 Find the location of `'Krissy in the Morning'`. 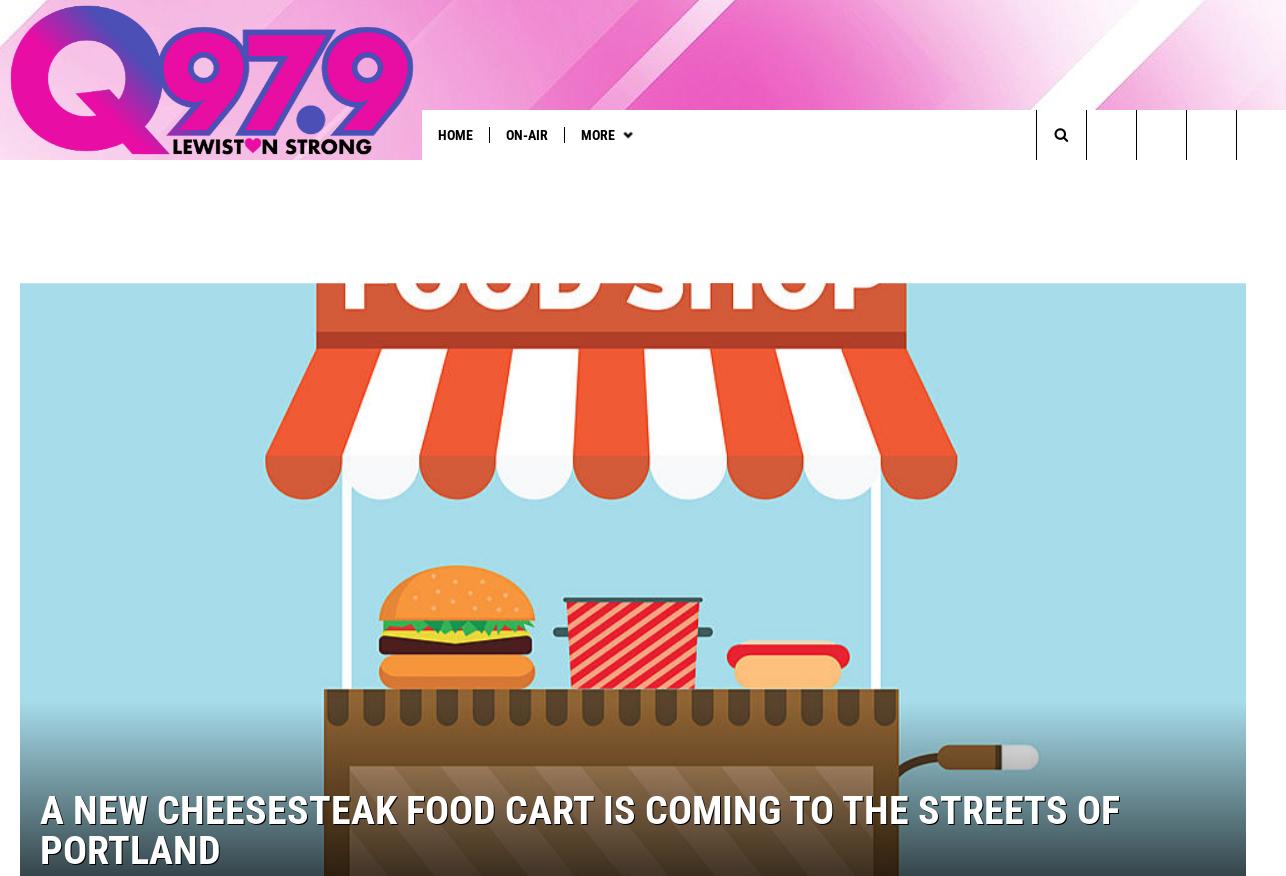

'Krissy in the Morning' is located at coordinates (352, 175).